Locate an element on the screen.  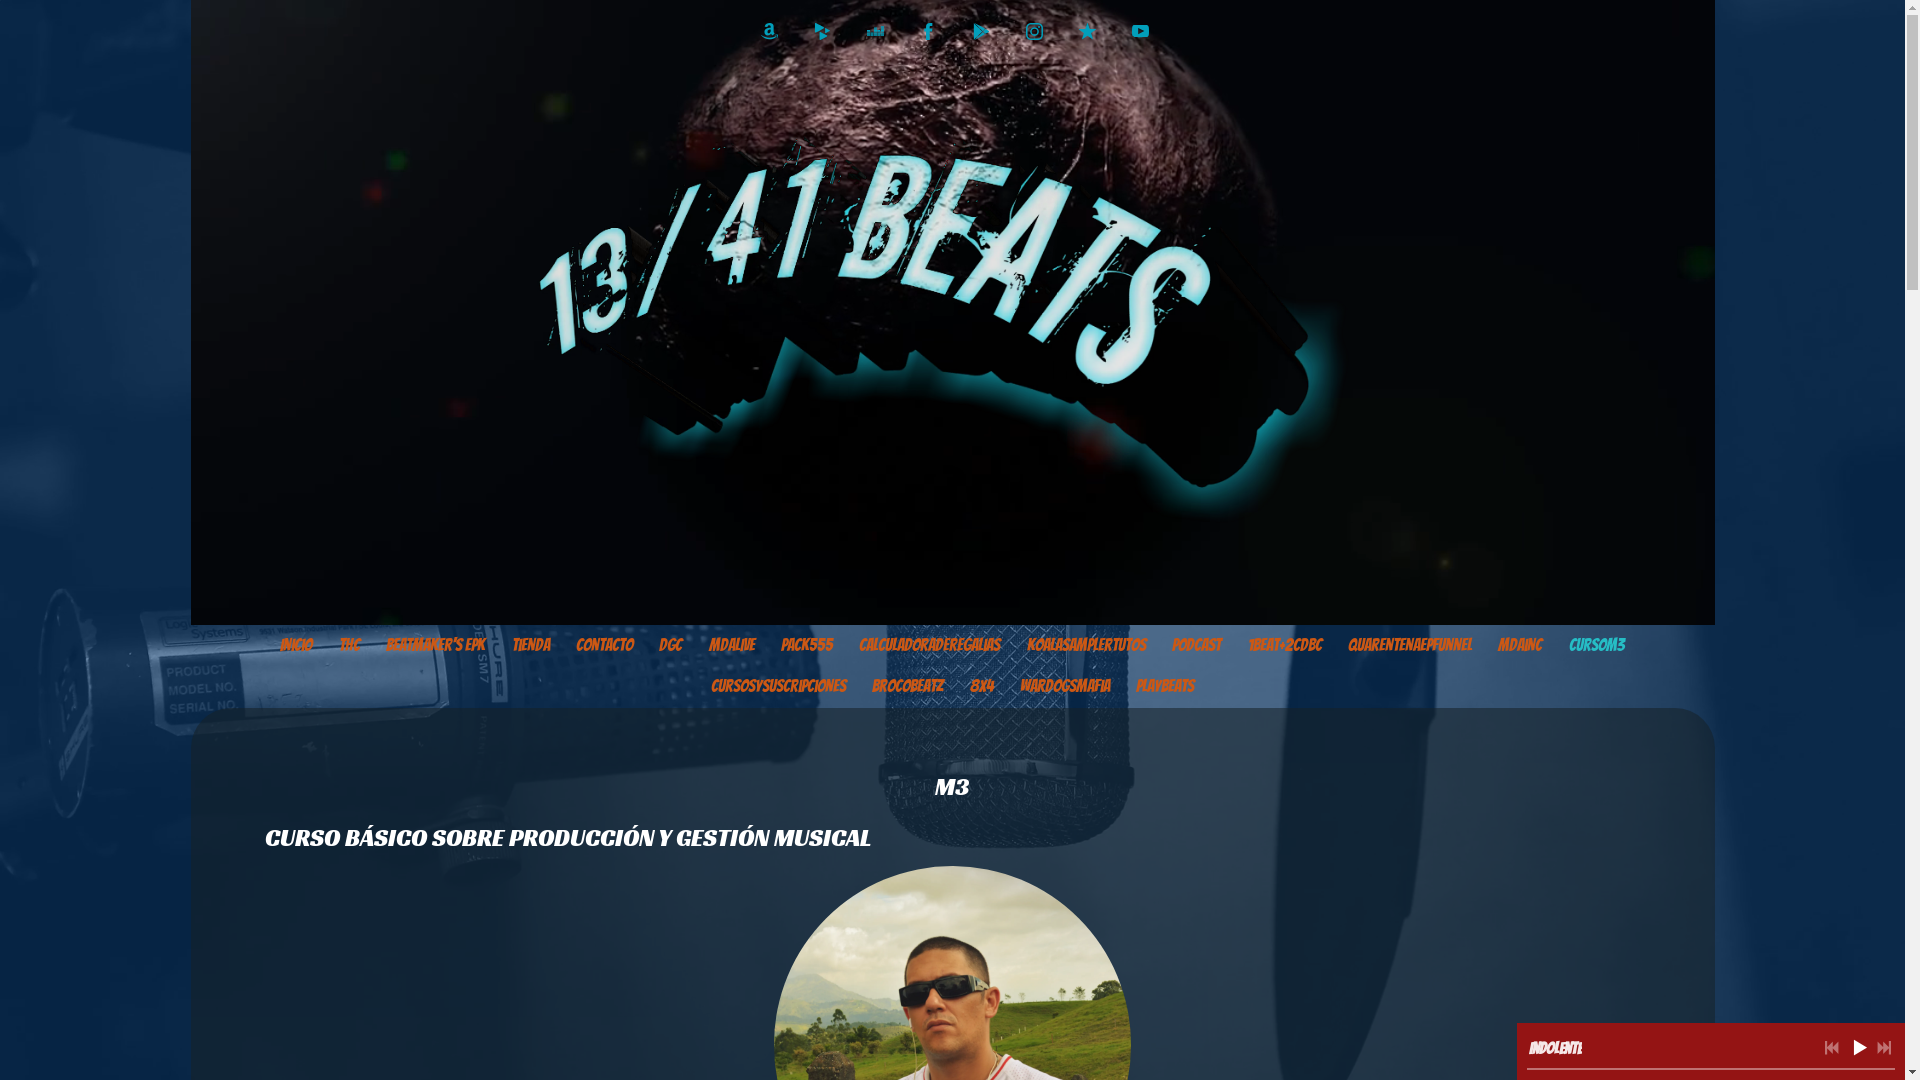
'PODCAST' is located at coordinates (1196, 645).